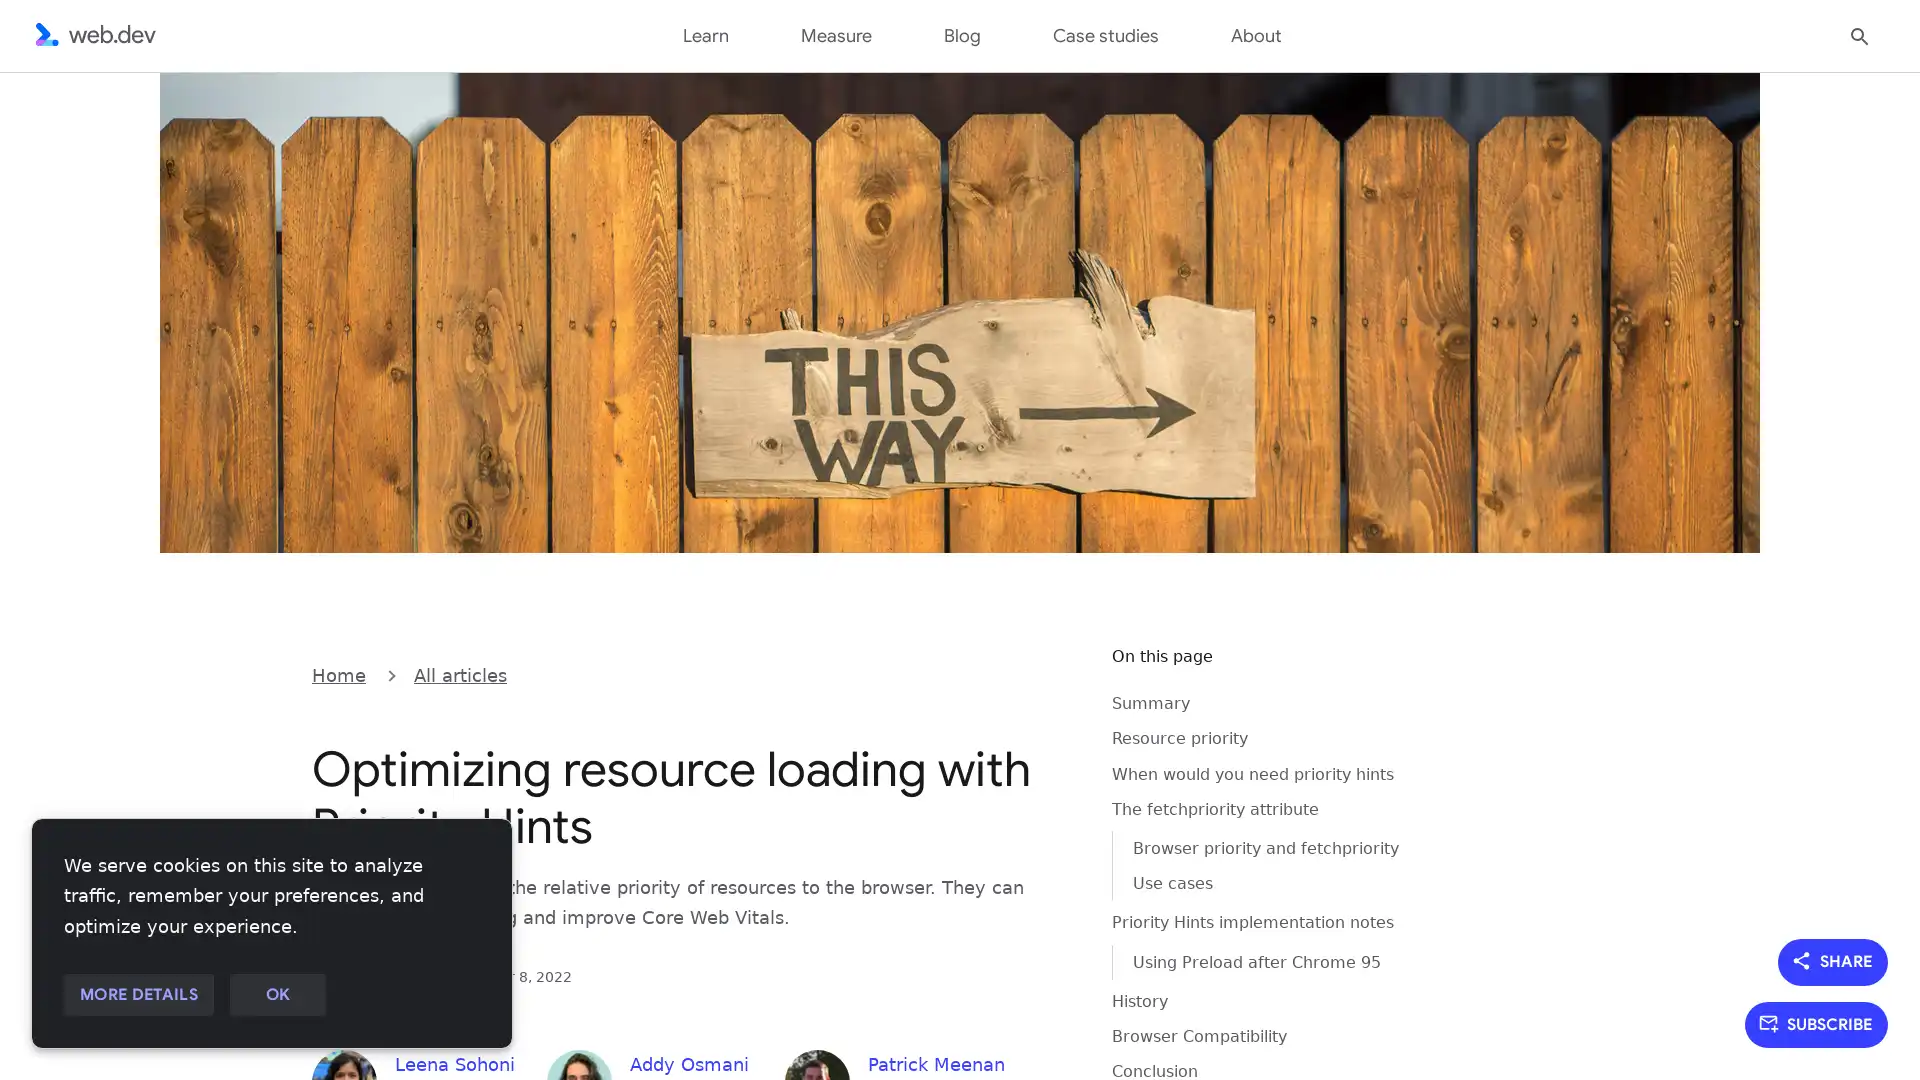 The width and height of the screenshot is (1920, 1080). Describe the element at coordinates (1833, 960) in the screenshot. I see `SHARE` at that location.